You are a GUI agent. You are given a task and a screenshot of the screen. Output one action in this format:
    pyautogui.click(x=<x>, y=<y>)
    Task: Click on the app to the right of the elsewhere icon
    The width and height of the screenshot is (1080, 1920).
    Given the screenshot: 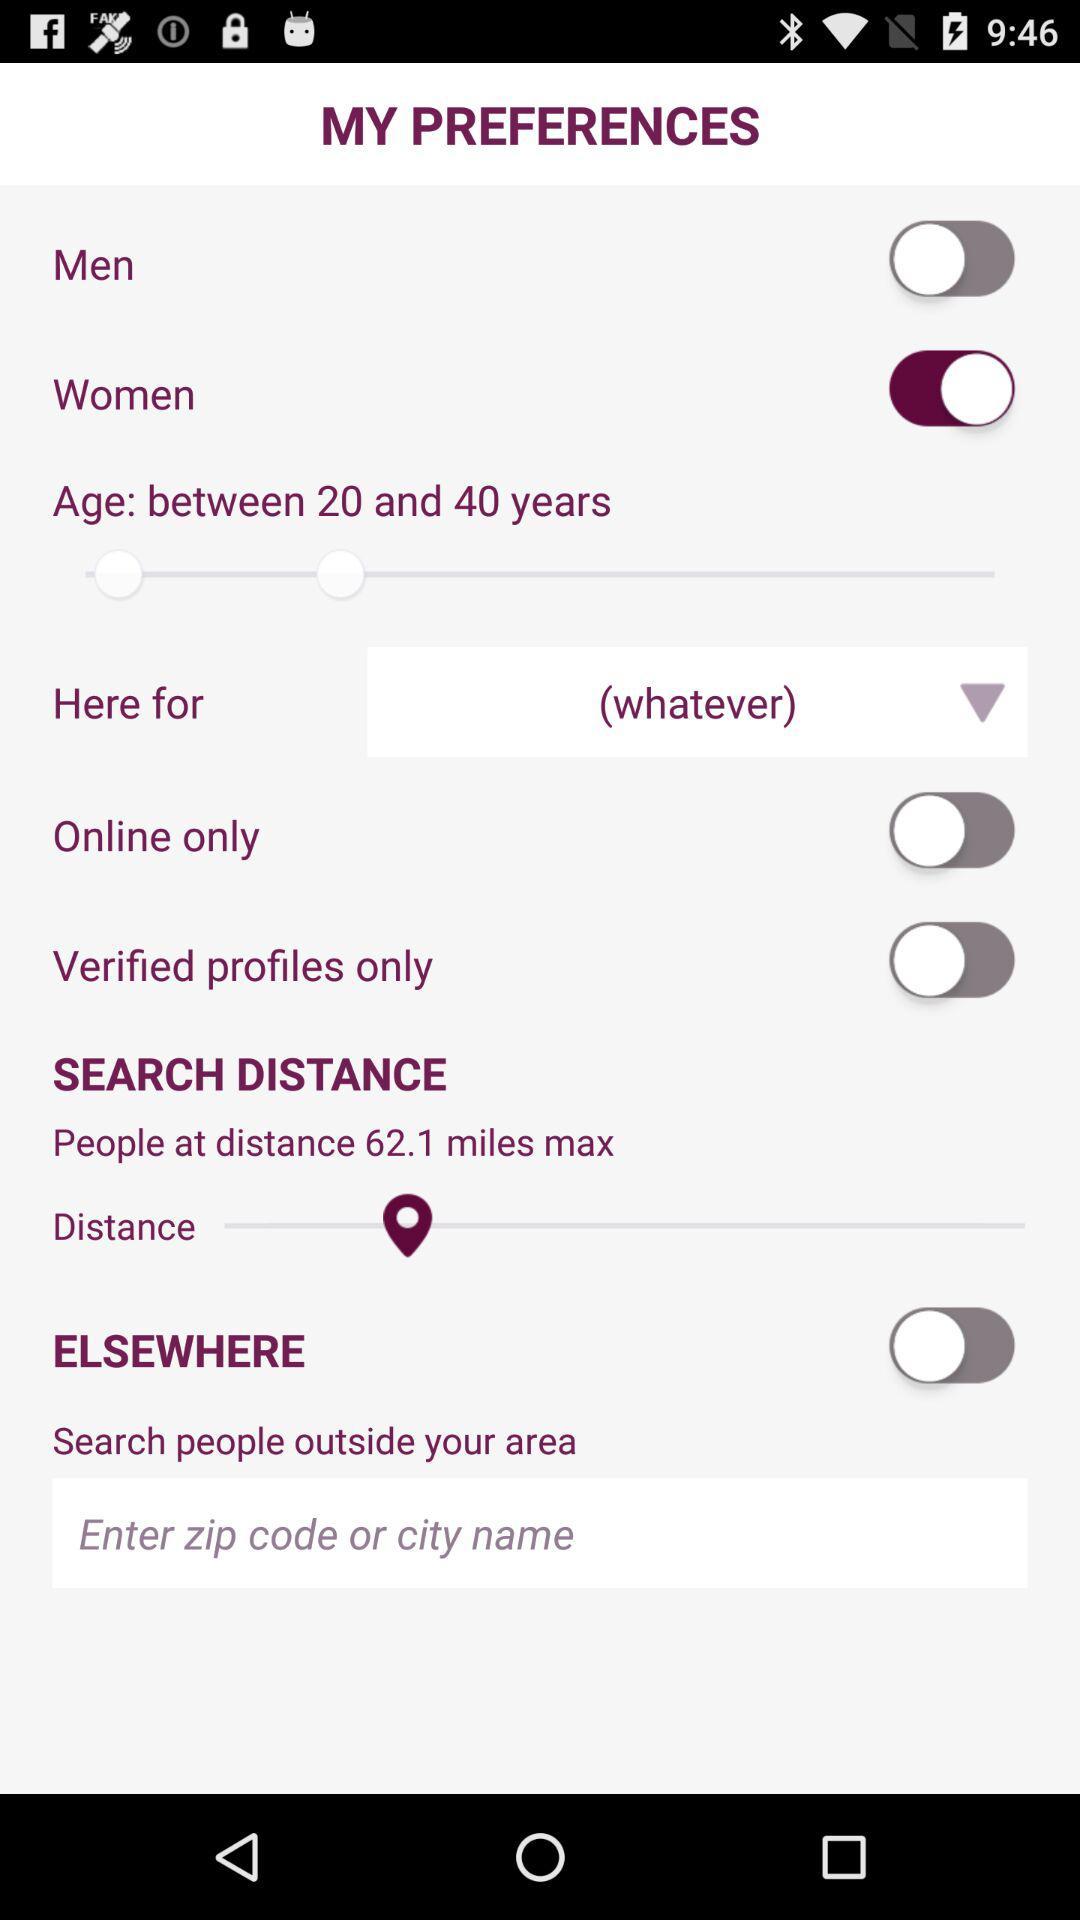 What is the action you would take?
    pyautogui.click(x=952, y=1349)
    